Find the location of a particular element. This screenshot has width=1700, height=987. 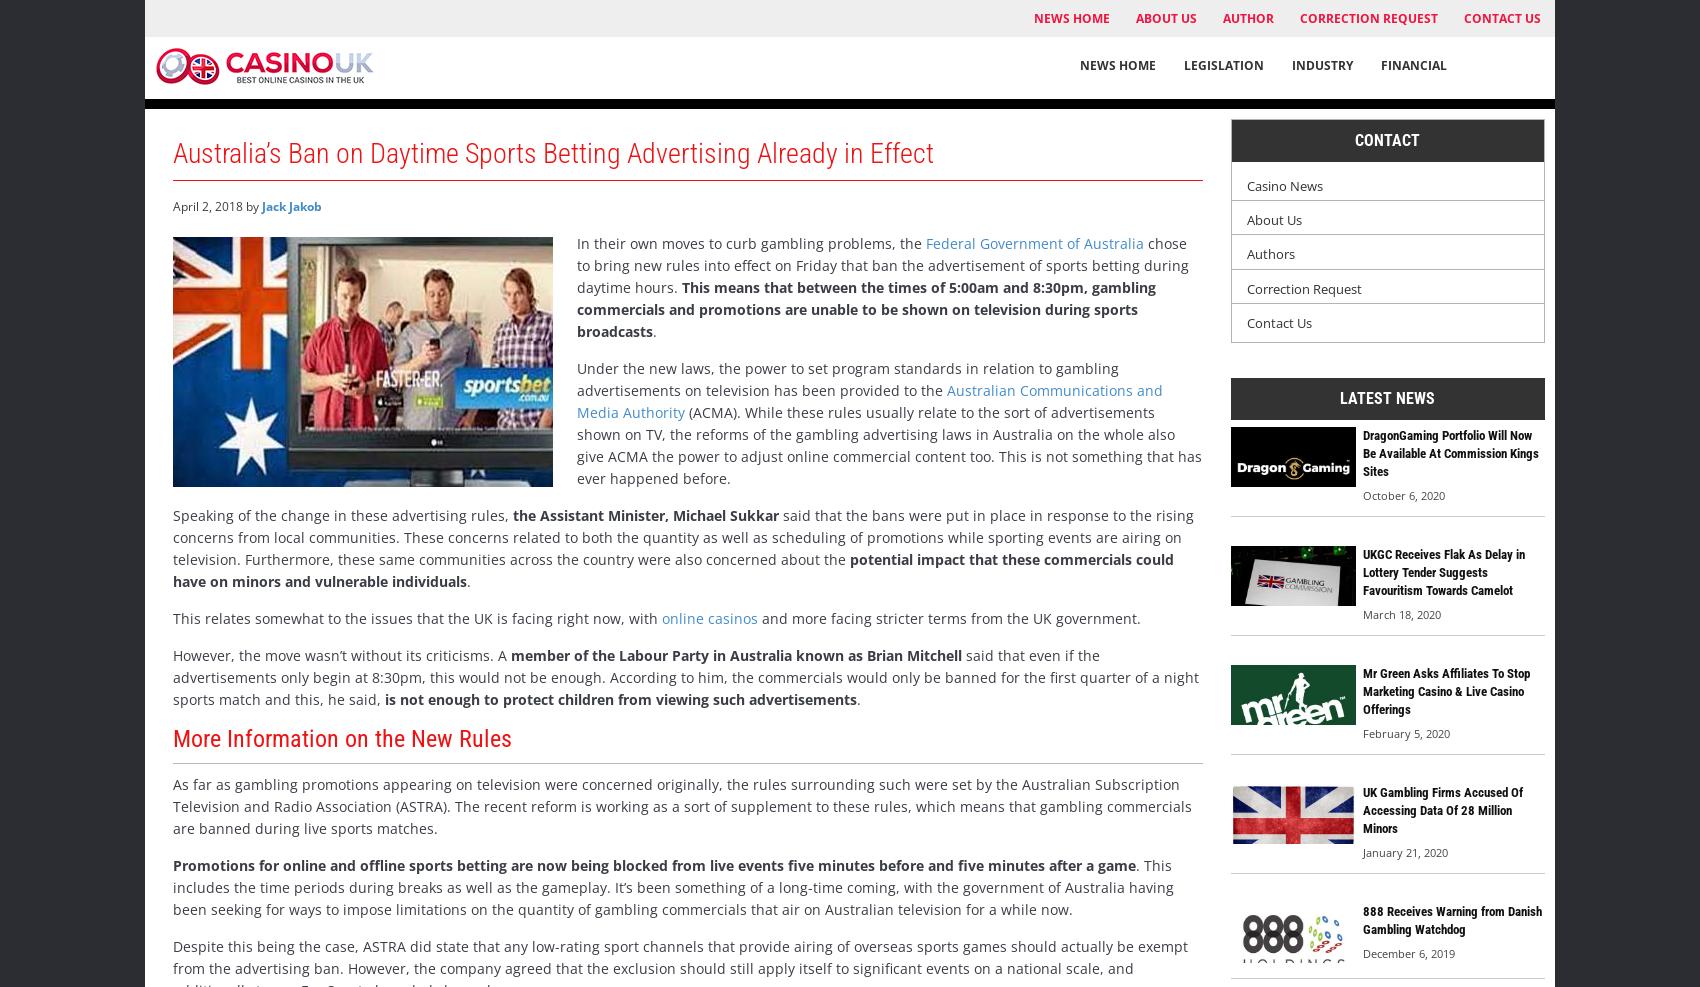

'said that even if the advertisements only begin at 8:30pm, this would not be enough. According to him, the commercials would only be banned for the first quarter of a night sports match and this, he said,' is located at coordinates (172, 676).